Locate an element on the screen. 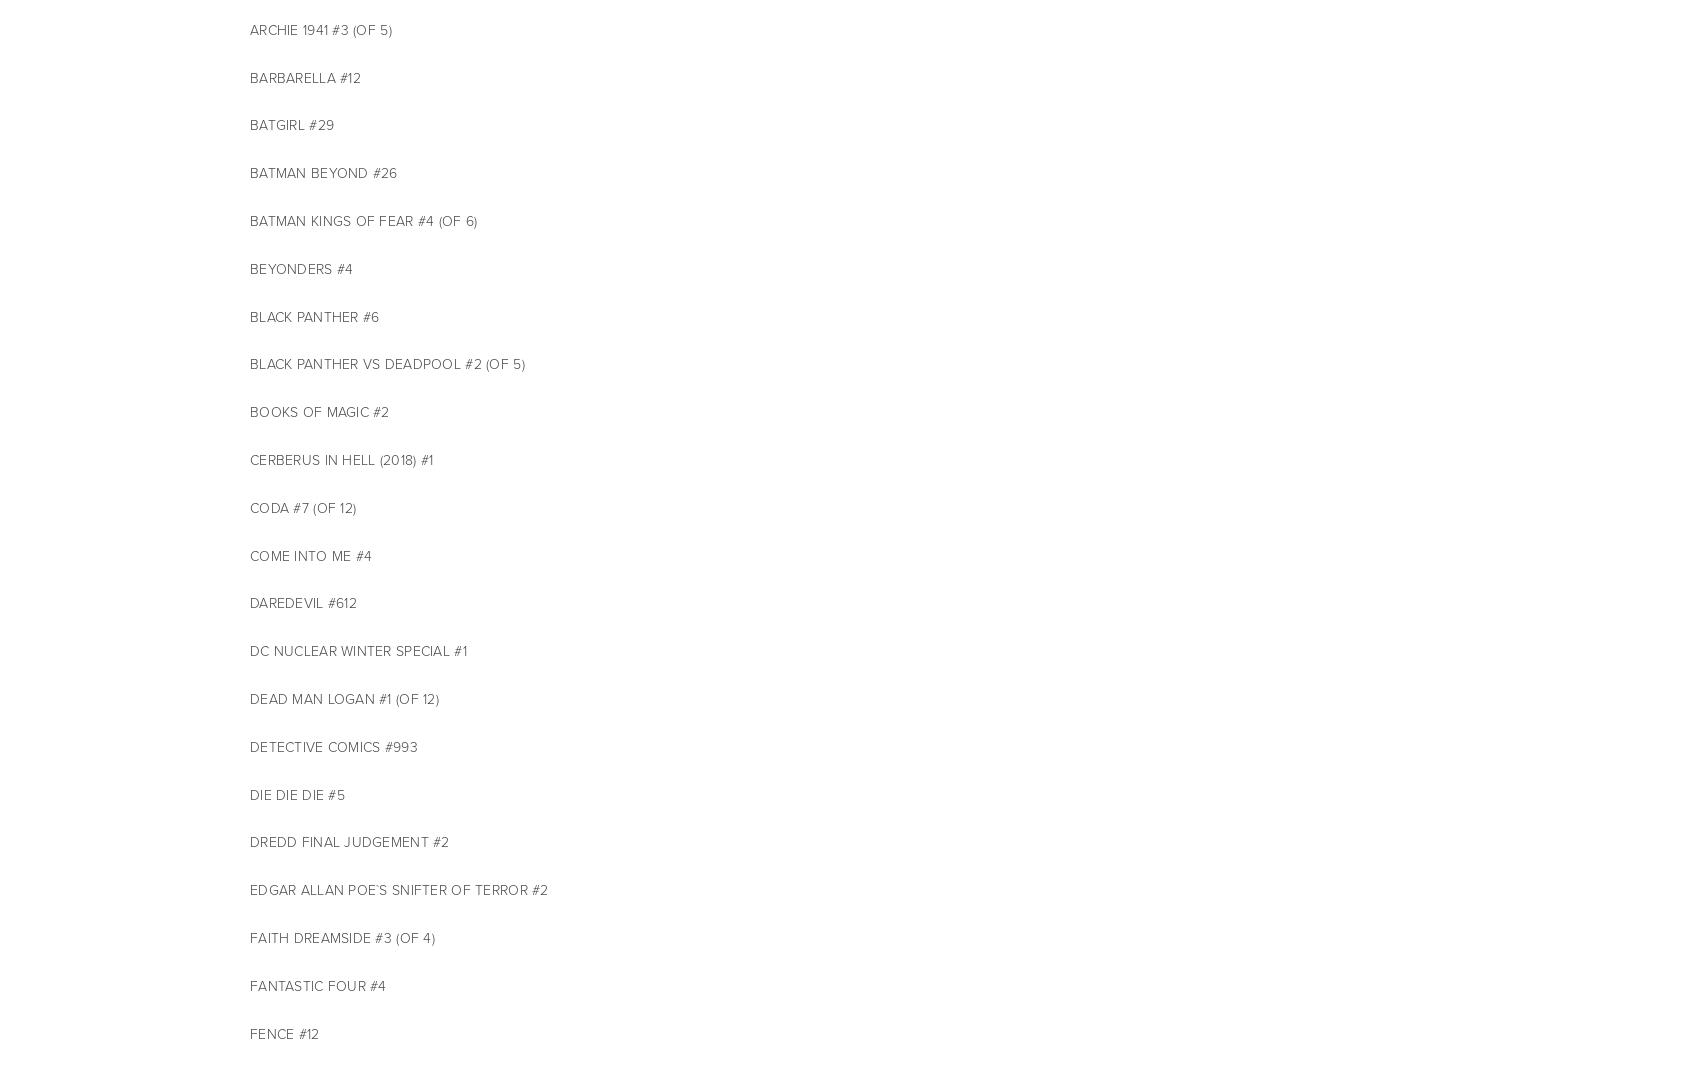 The width and height of the screenshot is (1700, 1069). 'DIE DIE DIE #5' is located at coordinates (250, 794).